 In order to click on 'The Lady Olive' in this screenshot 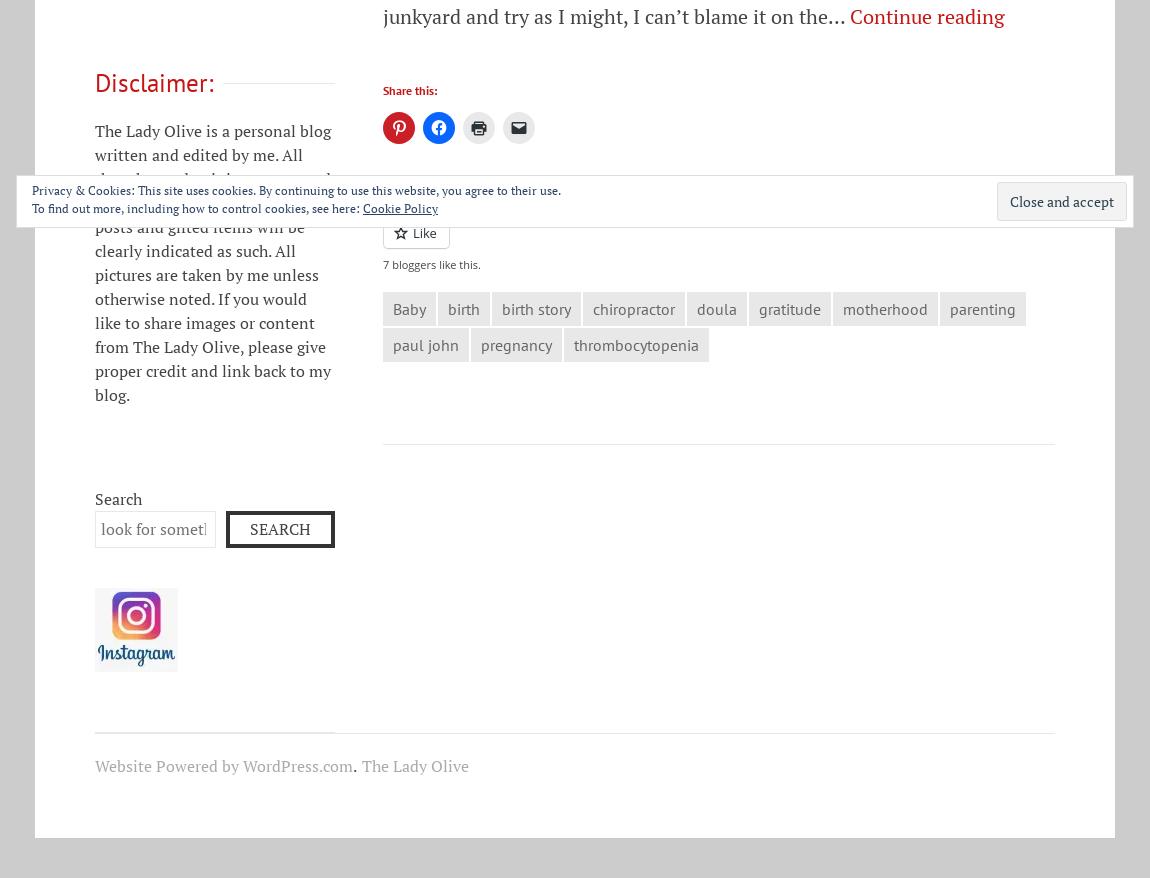, I will do `click(415, 765)`.